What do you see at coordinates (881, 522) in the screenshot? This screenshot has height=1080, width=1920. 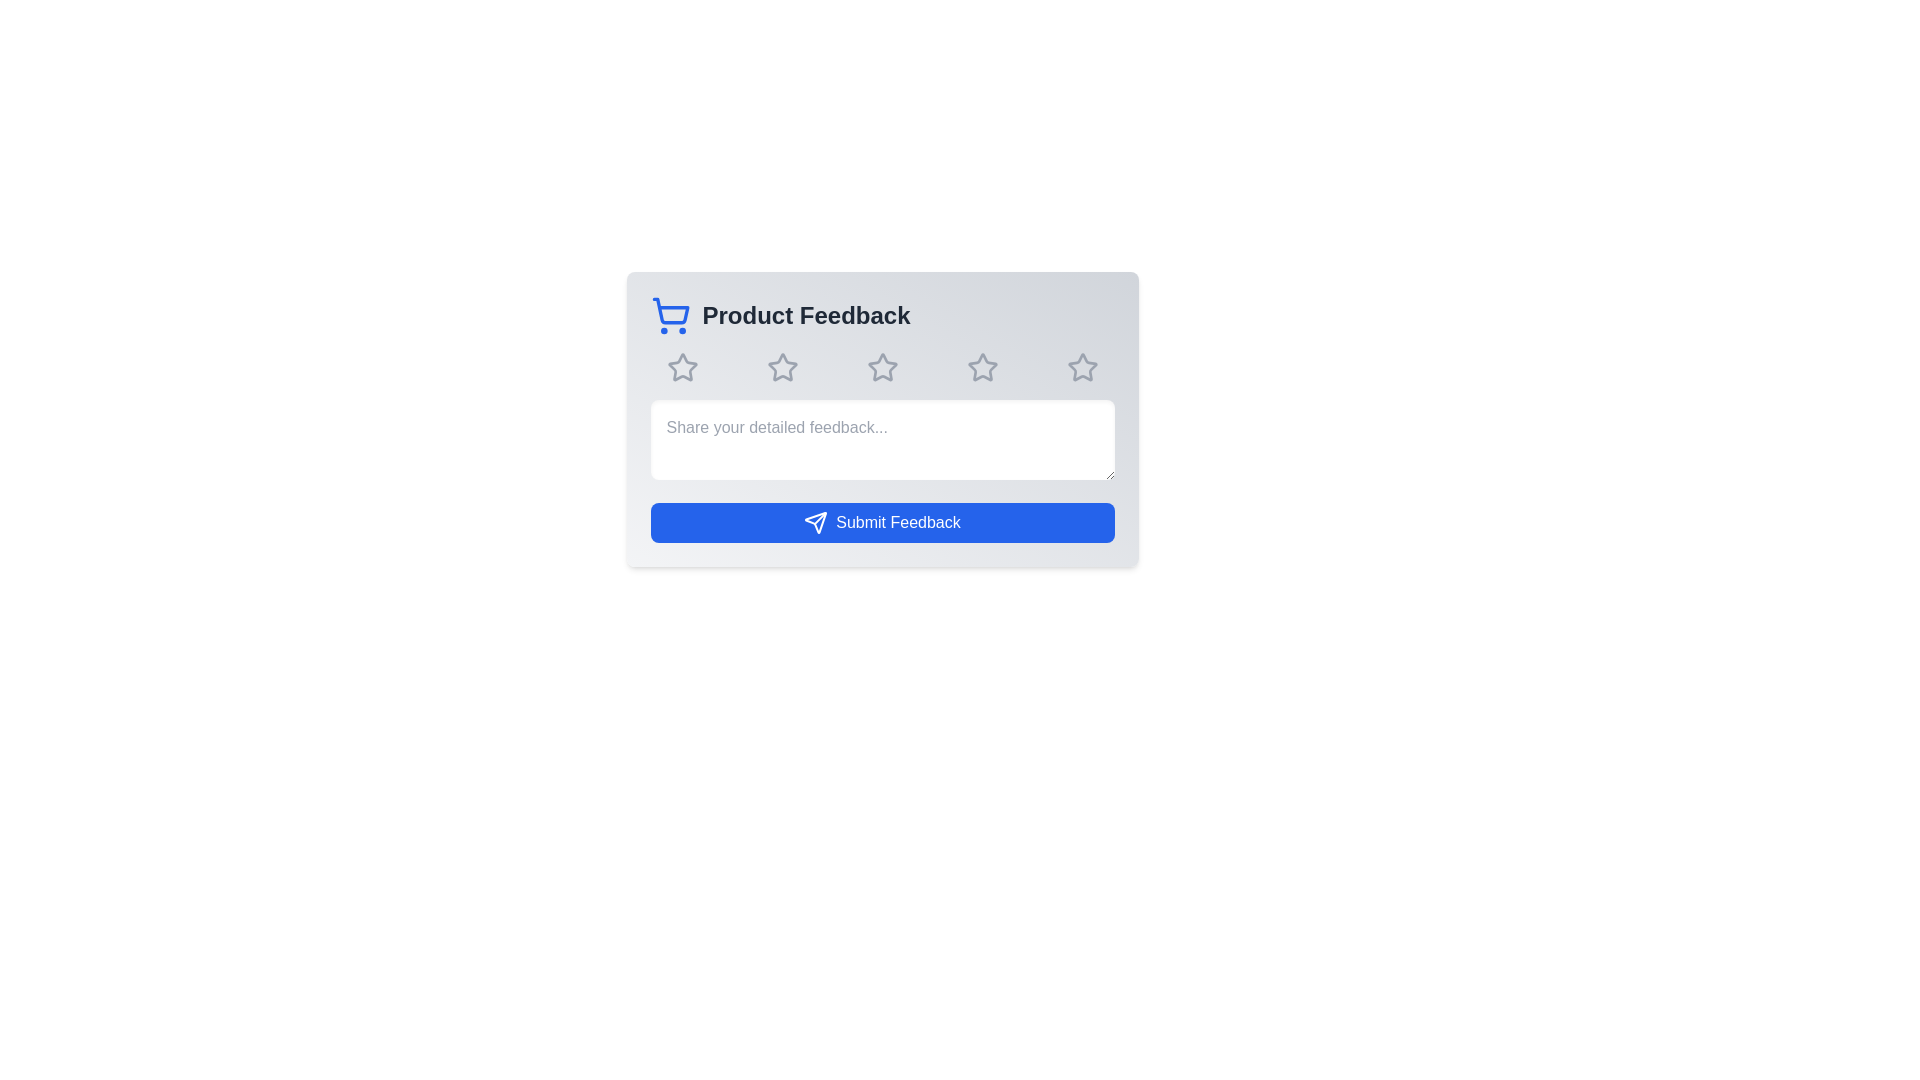 I see `the 'Submit Feedback' button, which is a rectangular button with a blue background and white text, located at the bottom center of the interface` at bounding box center [881, 522].